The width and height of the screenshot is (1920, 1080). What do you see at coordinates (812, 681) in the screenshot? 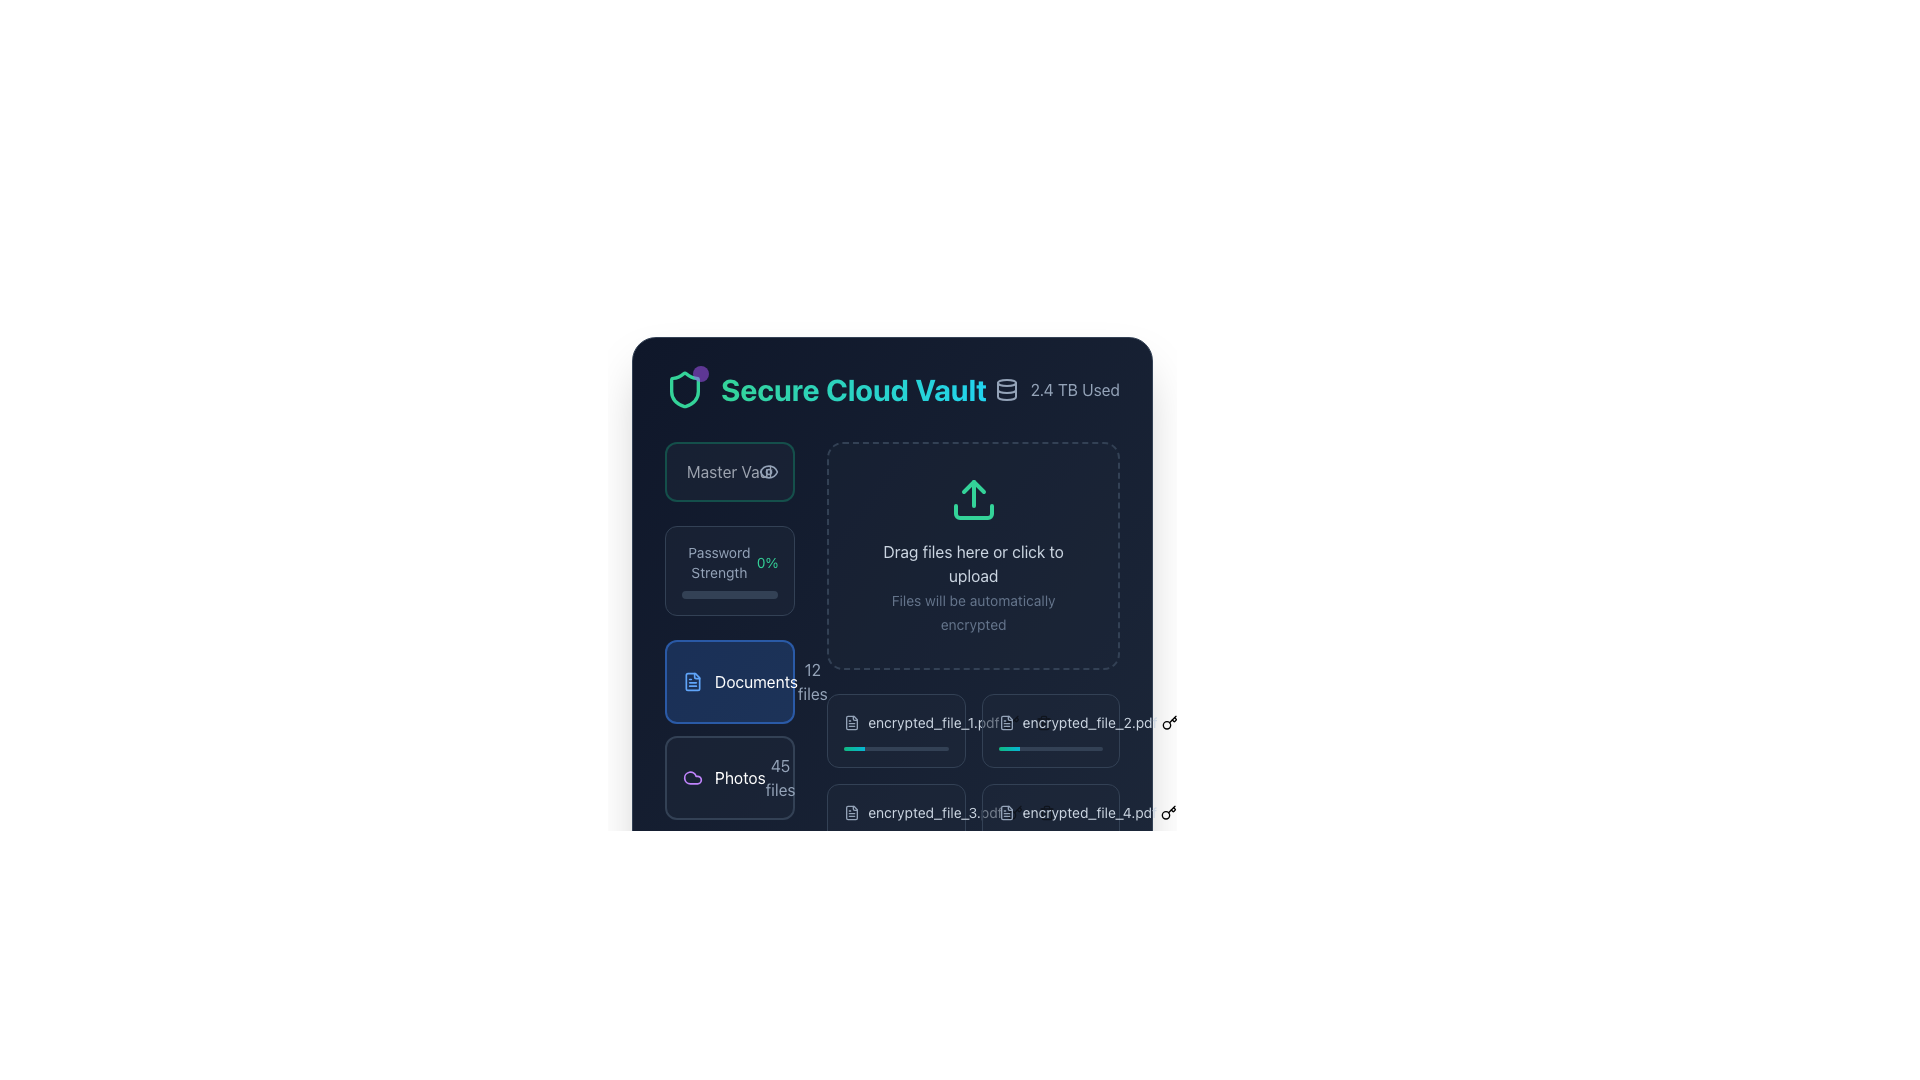
I see `the label displaying '12' files, which is styled in gray on a dark background and located to the right of the 'Documents' label in the vertical navigation menu` at bounding box center [812, 681].